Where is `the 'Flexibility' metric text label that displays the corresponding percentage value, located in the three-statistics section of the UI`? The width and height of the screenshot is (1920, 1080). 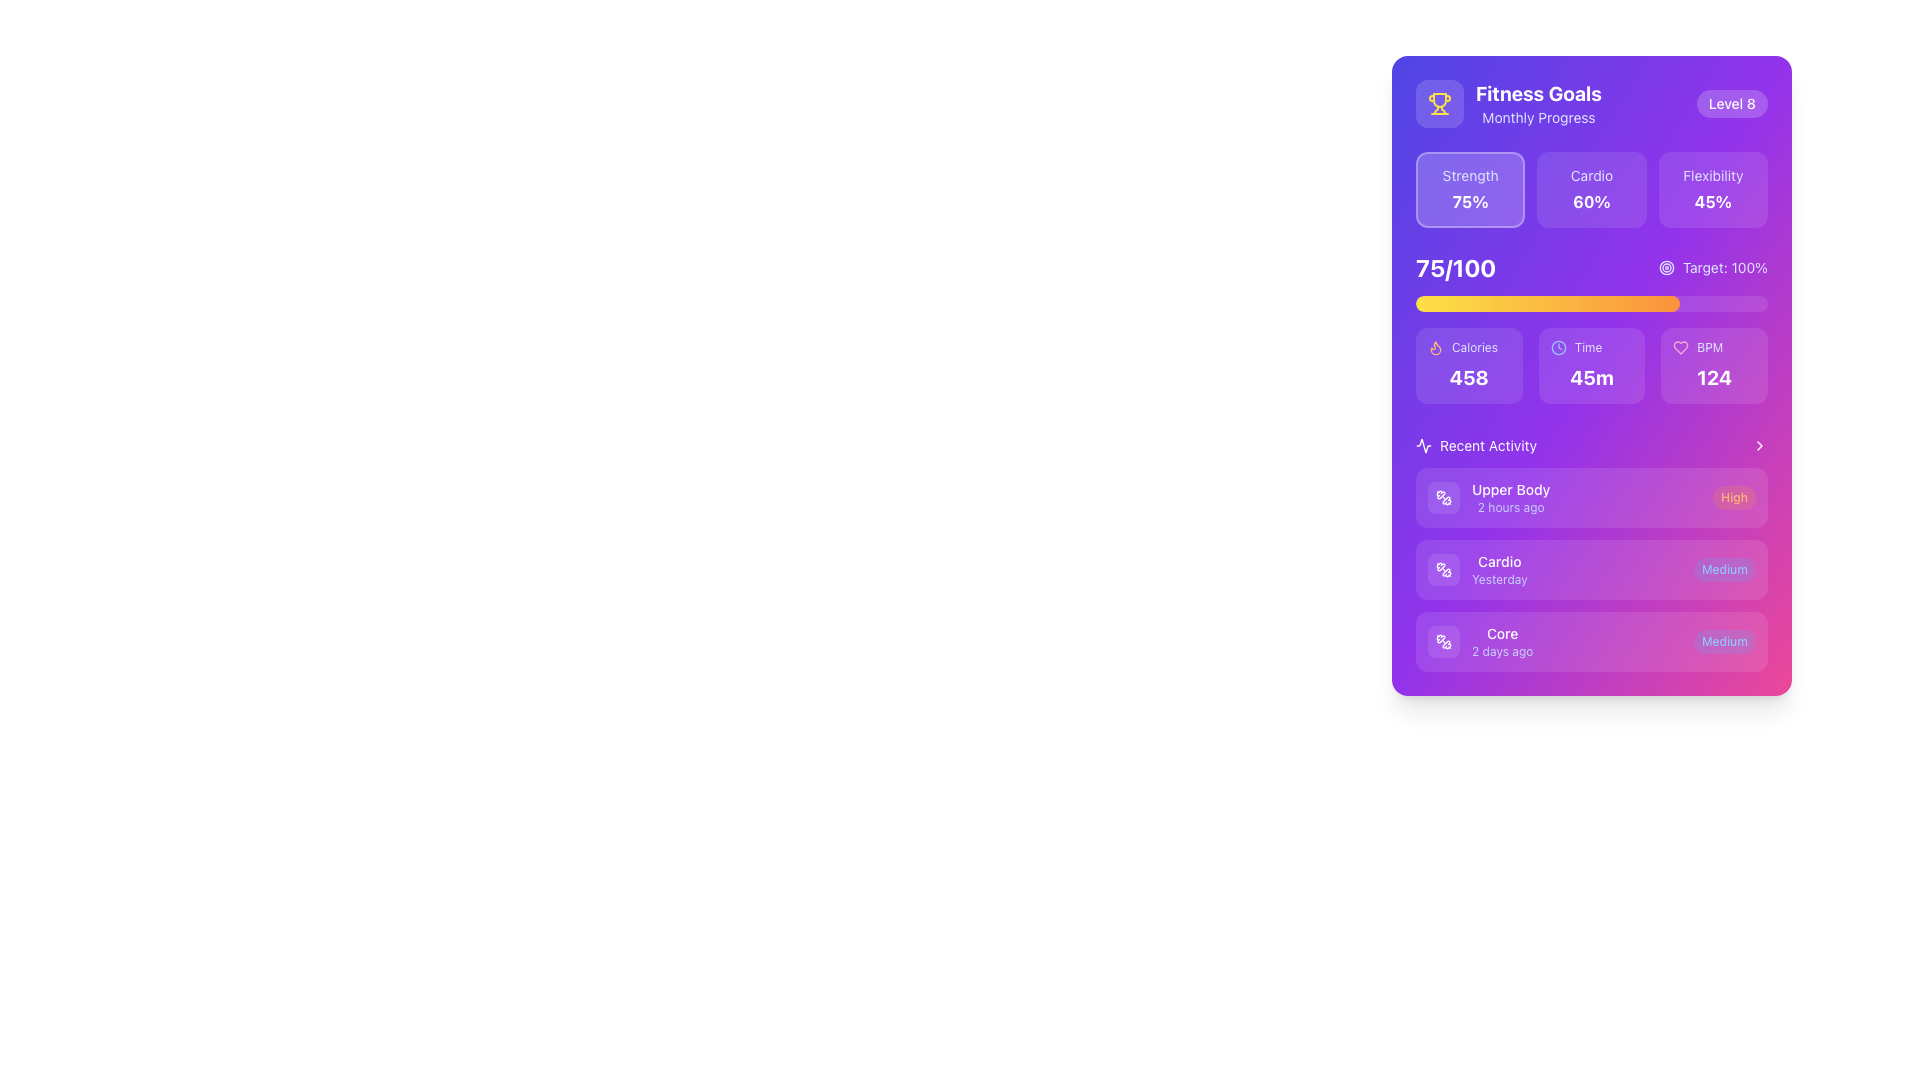
the 'Flexibility' metric text label that displays the corresponding percentage value, located in the three-statistics section of the UI is located at coordinates (1712, 201).